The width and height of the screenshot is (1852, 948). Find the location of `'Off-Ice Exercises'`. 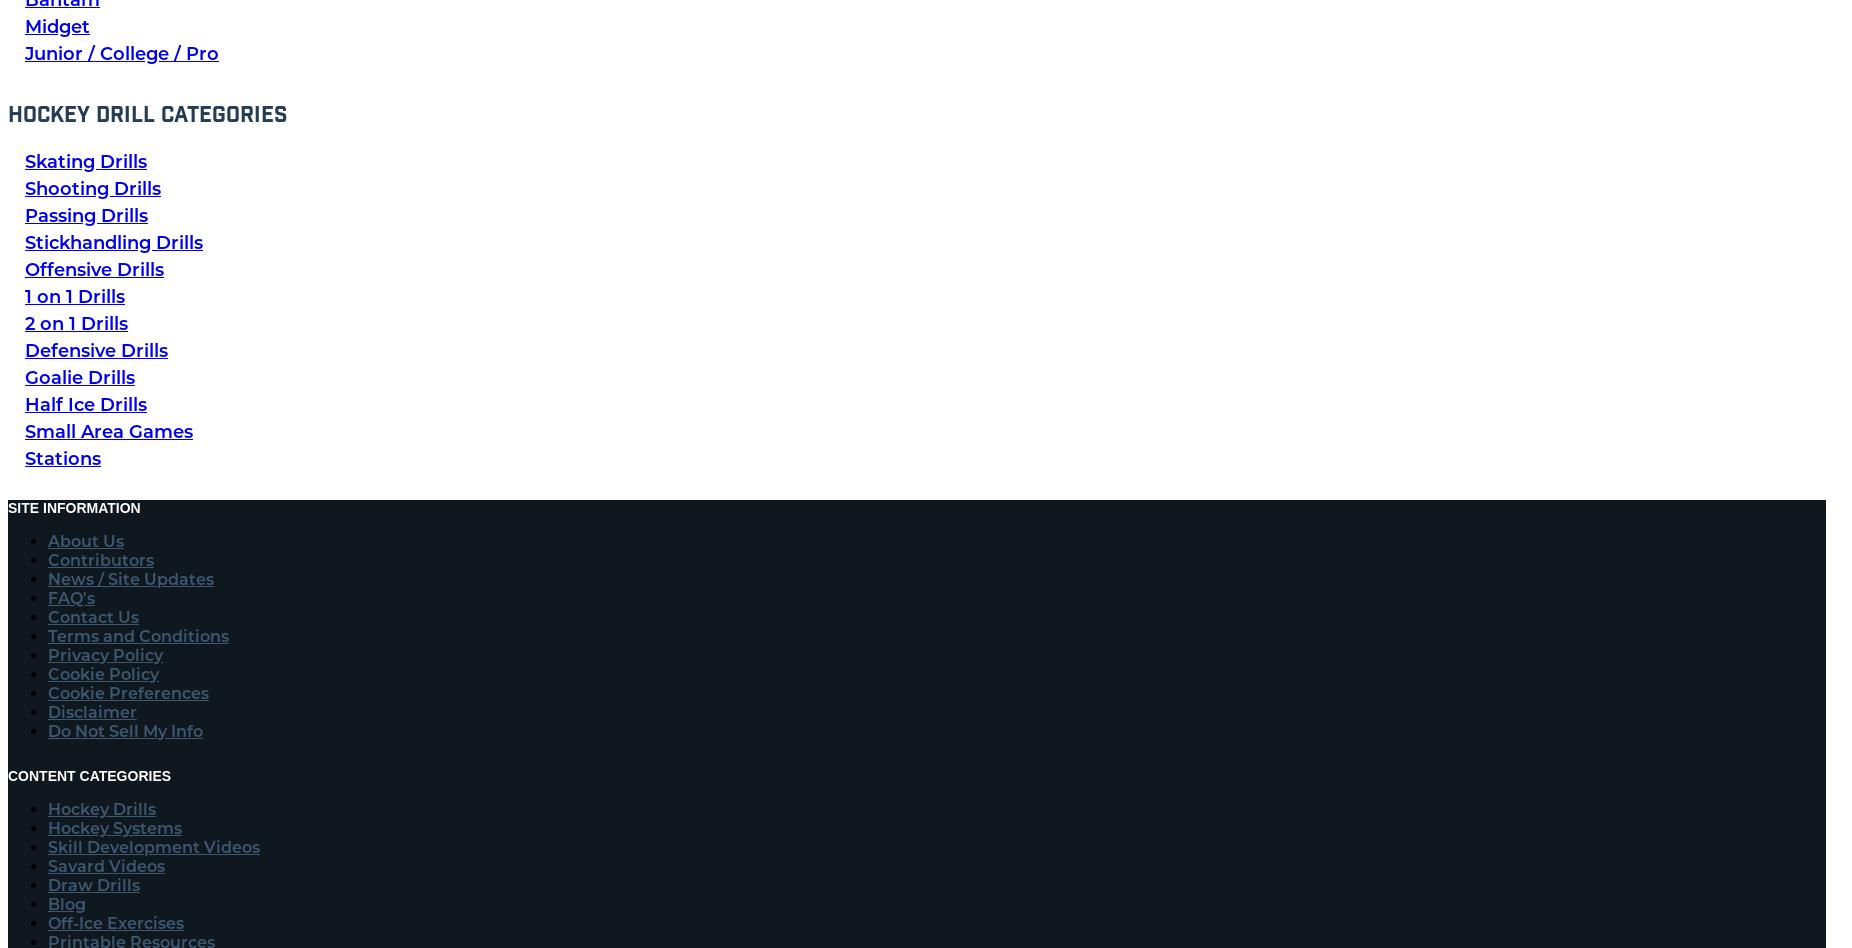

'Off-Ice Exercises' is located at coordinates (46, 922).